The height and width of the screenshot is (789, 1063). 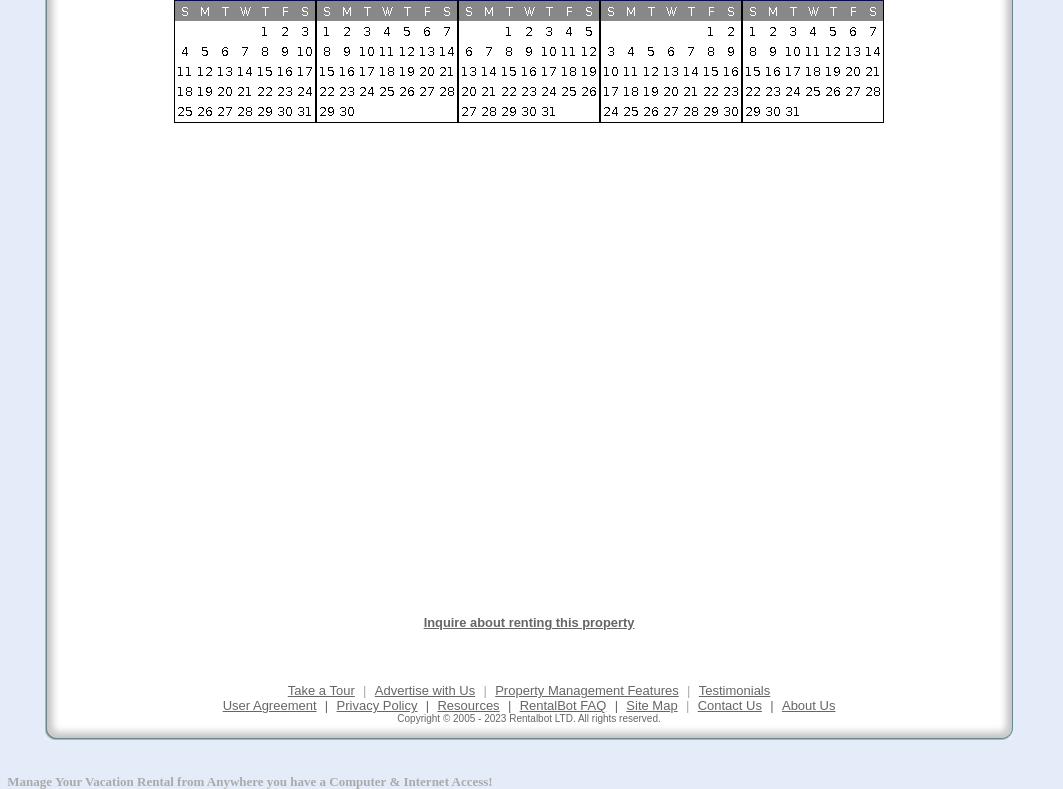 What do you see at coordinates (468, 704) in the screenshot?
I see `'Resources'` at bounding box center [468, 704].